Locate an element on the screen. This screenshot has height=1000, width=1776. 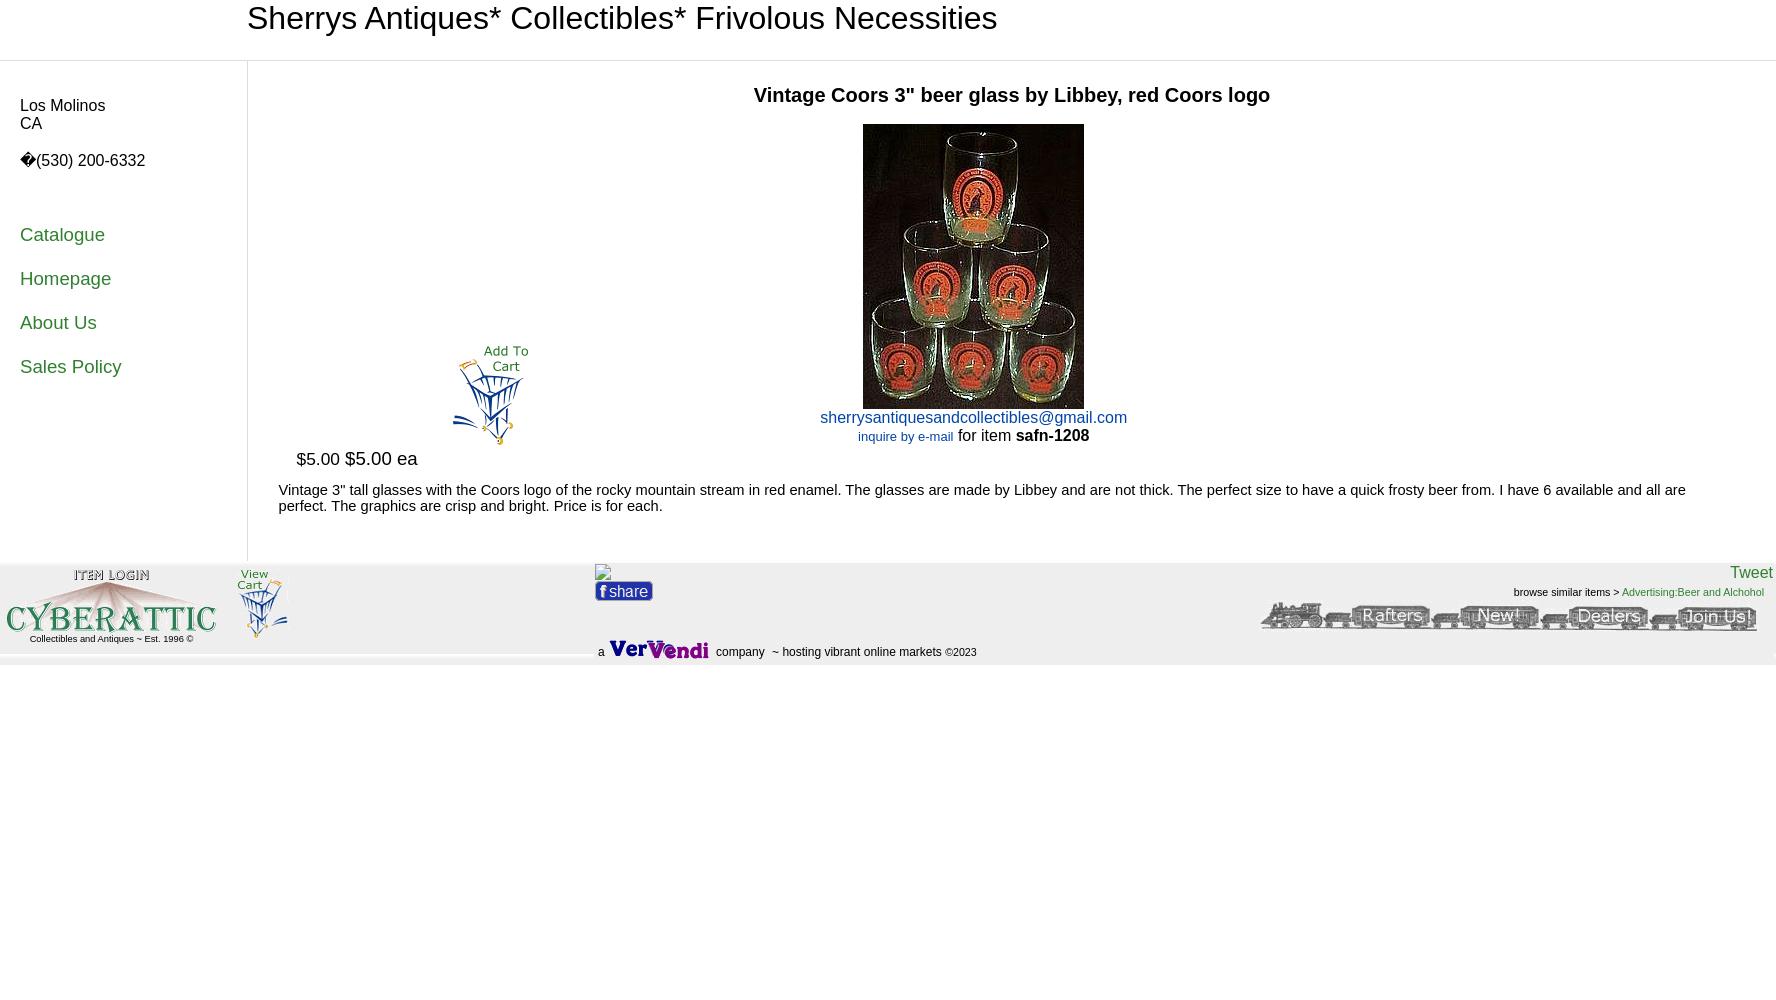
'browse similar items >' is located at coordinates (1566, 591).